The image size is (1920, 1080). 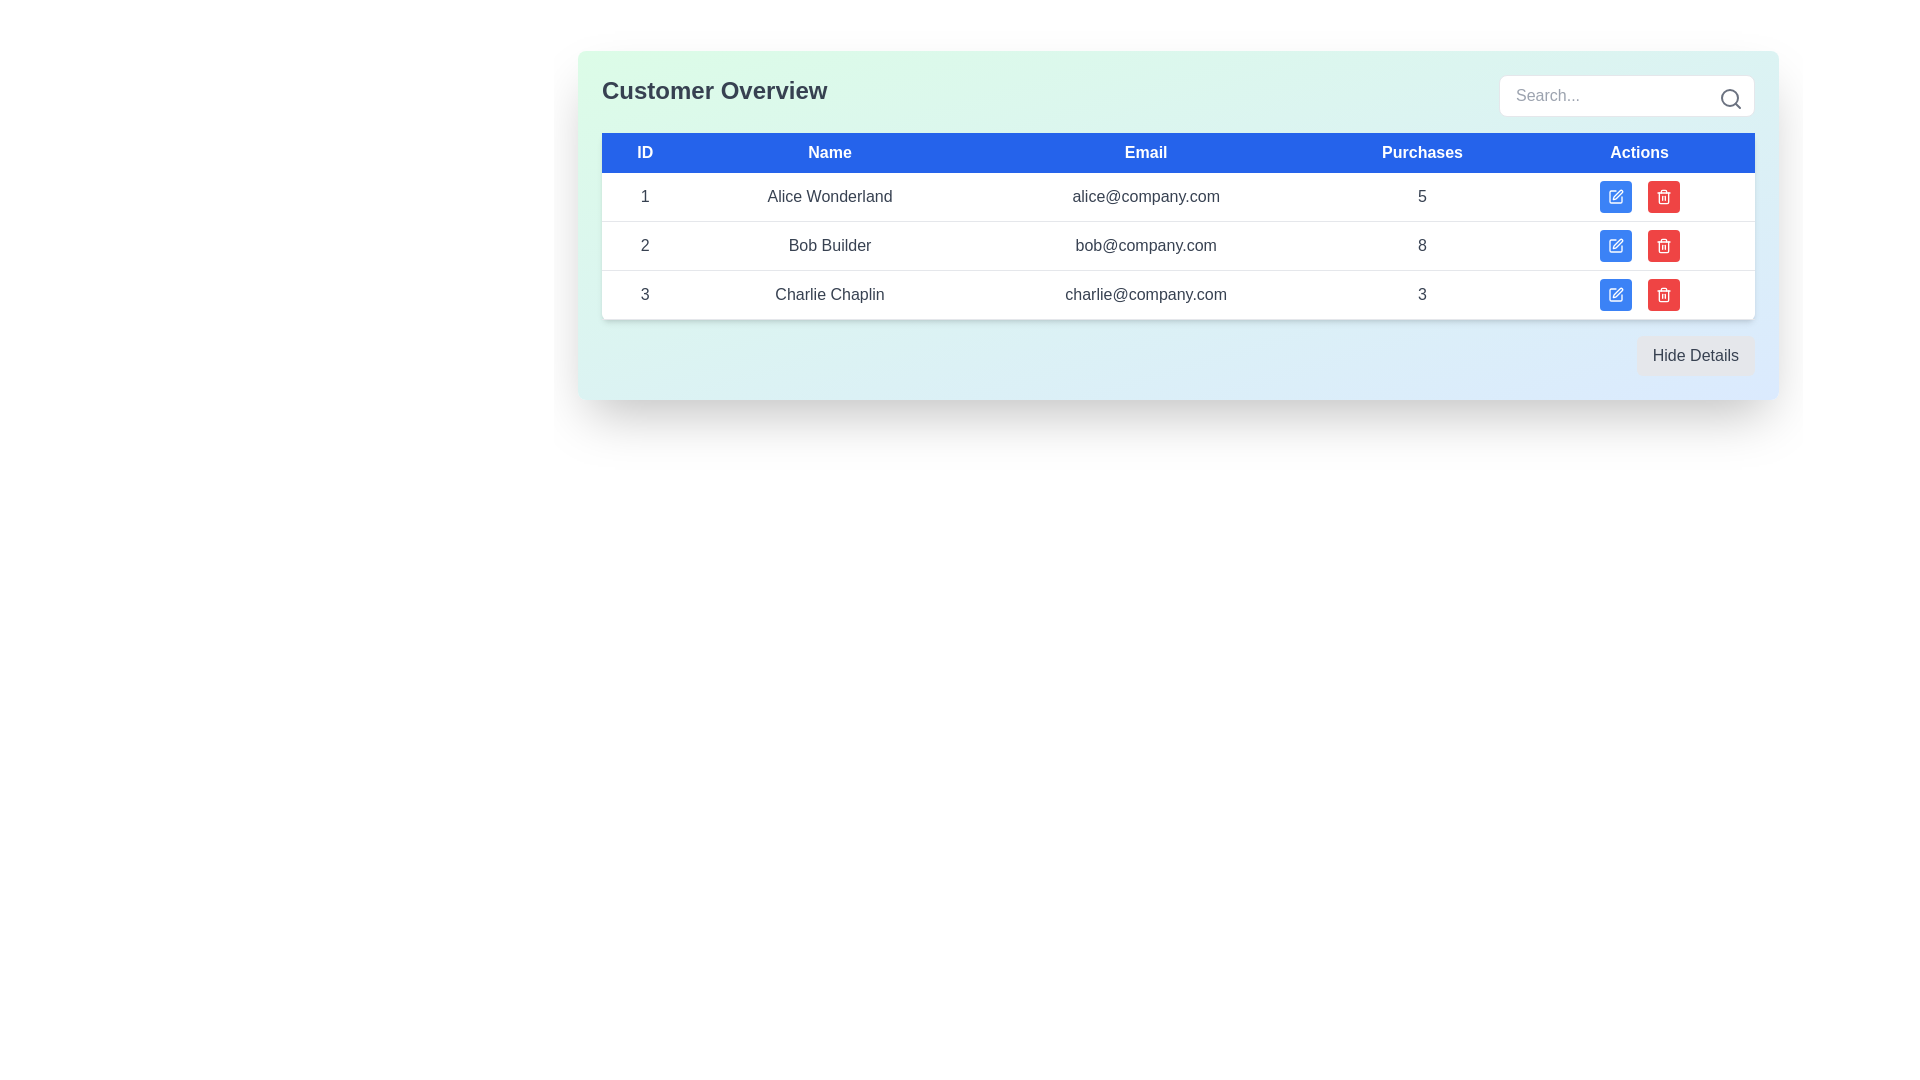 I want to click on the numeric value '3' displayed in gray color within the 'Purchases' column of the data table, located in the last row associated with 'Charlie Chaplin', so click(x=1421, y=294).